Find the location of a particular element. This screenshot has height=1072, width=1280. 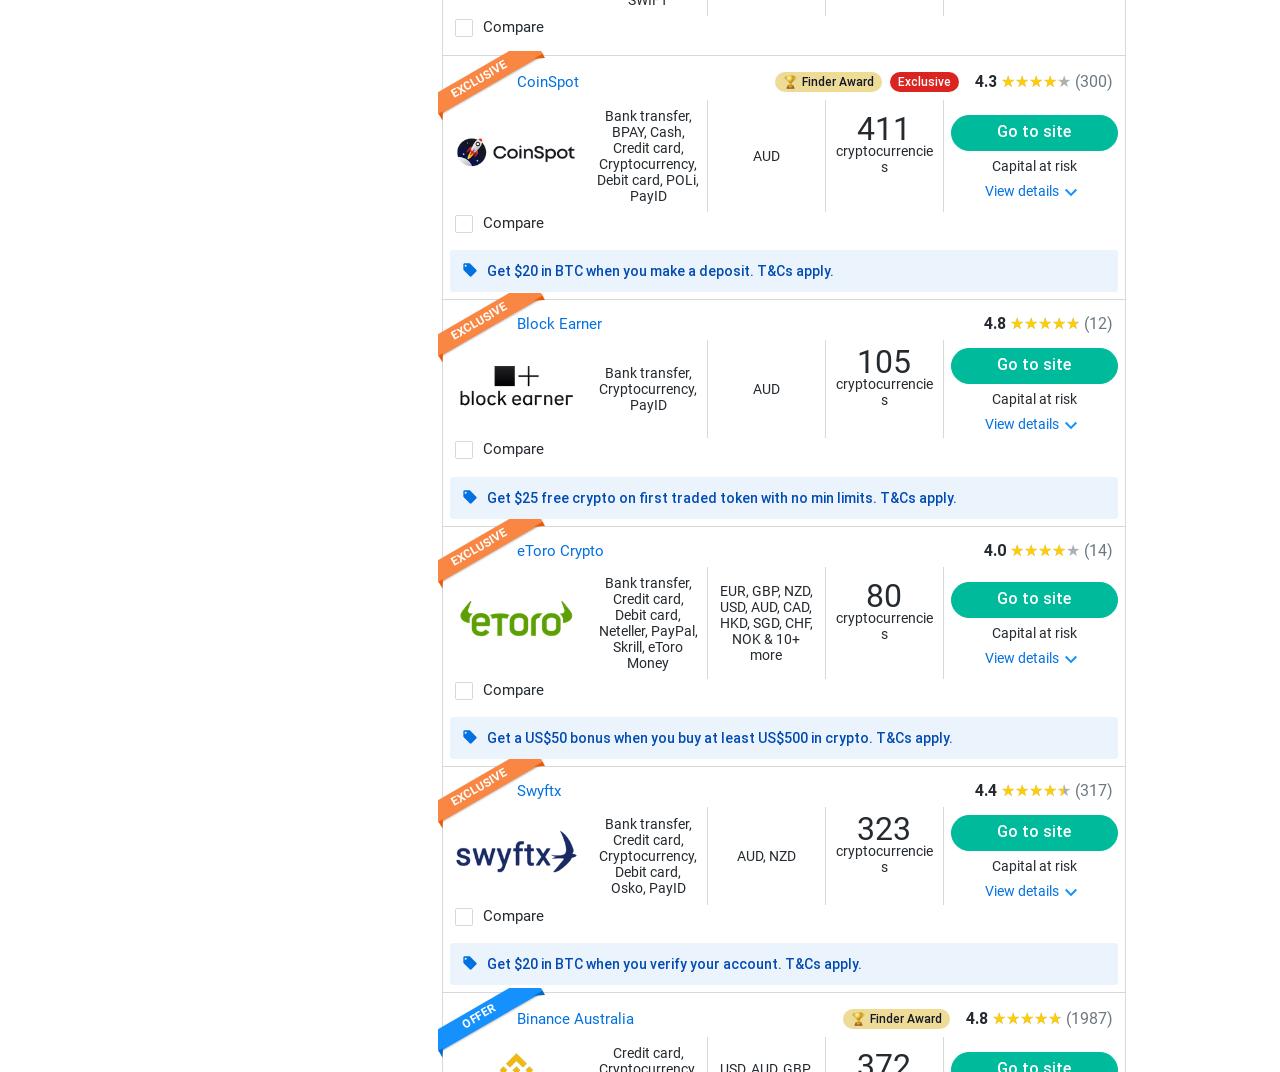

'Bank transfer,           BPAY,           Cash,           Credit card,           Cryptocurrency,           Debit card,           POLi,          PayID' is located at coordinates (648, 154).